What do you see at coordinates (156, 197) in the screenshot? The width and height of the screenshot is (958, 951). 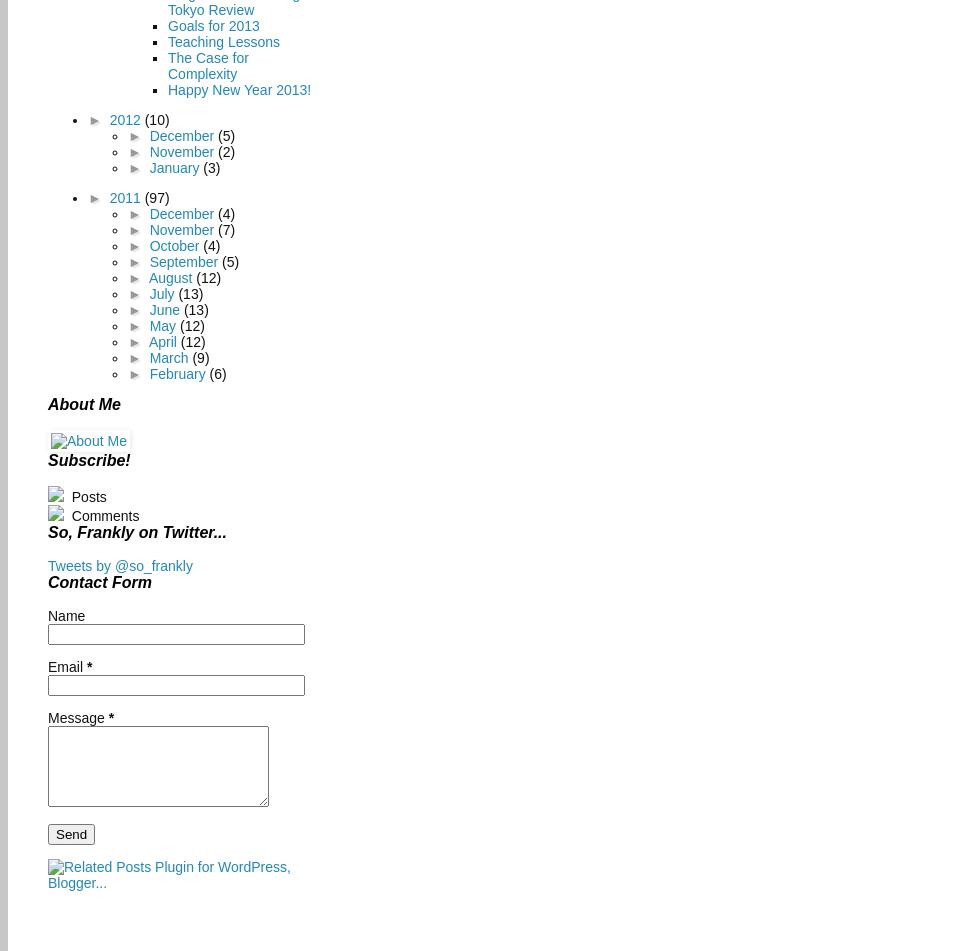 I see `'(97)'` at bounding box center [156, 197].